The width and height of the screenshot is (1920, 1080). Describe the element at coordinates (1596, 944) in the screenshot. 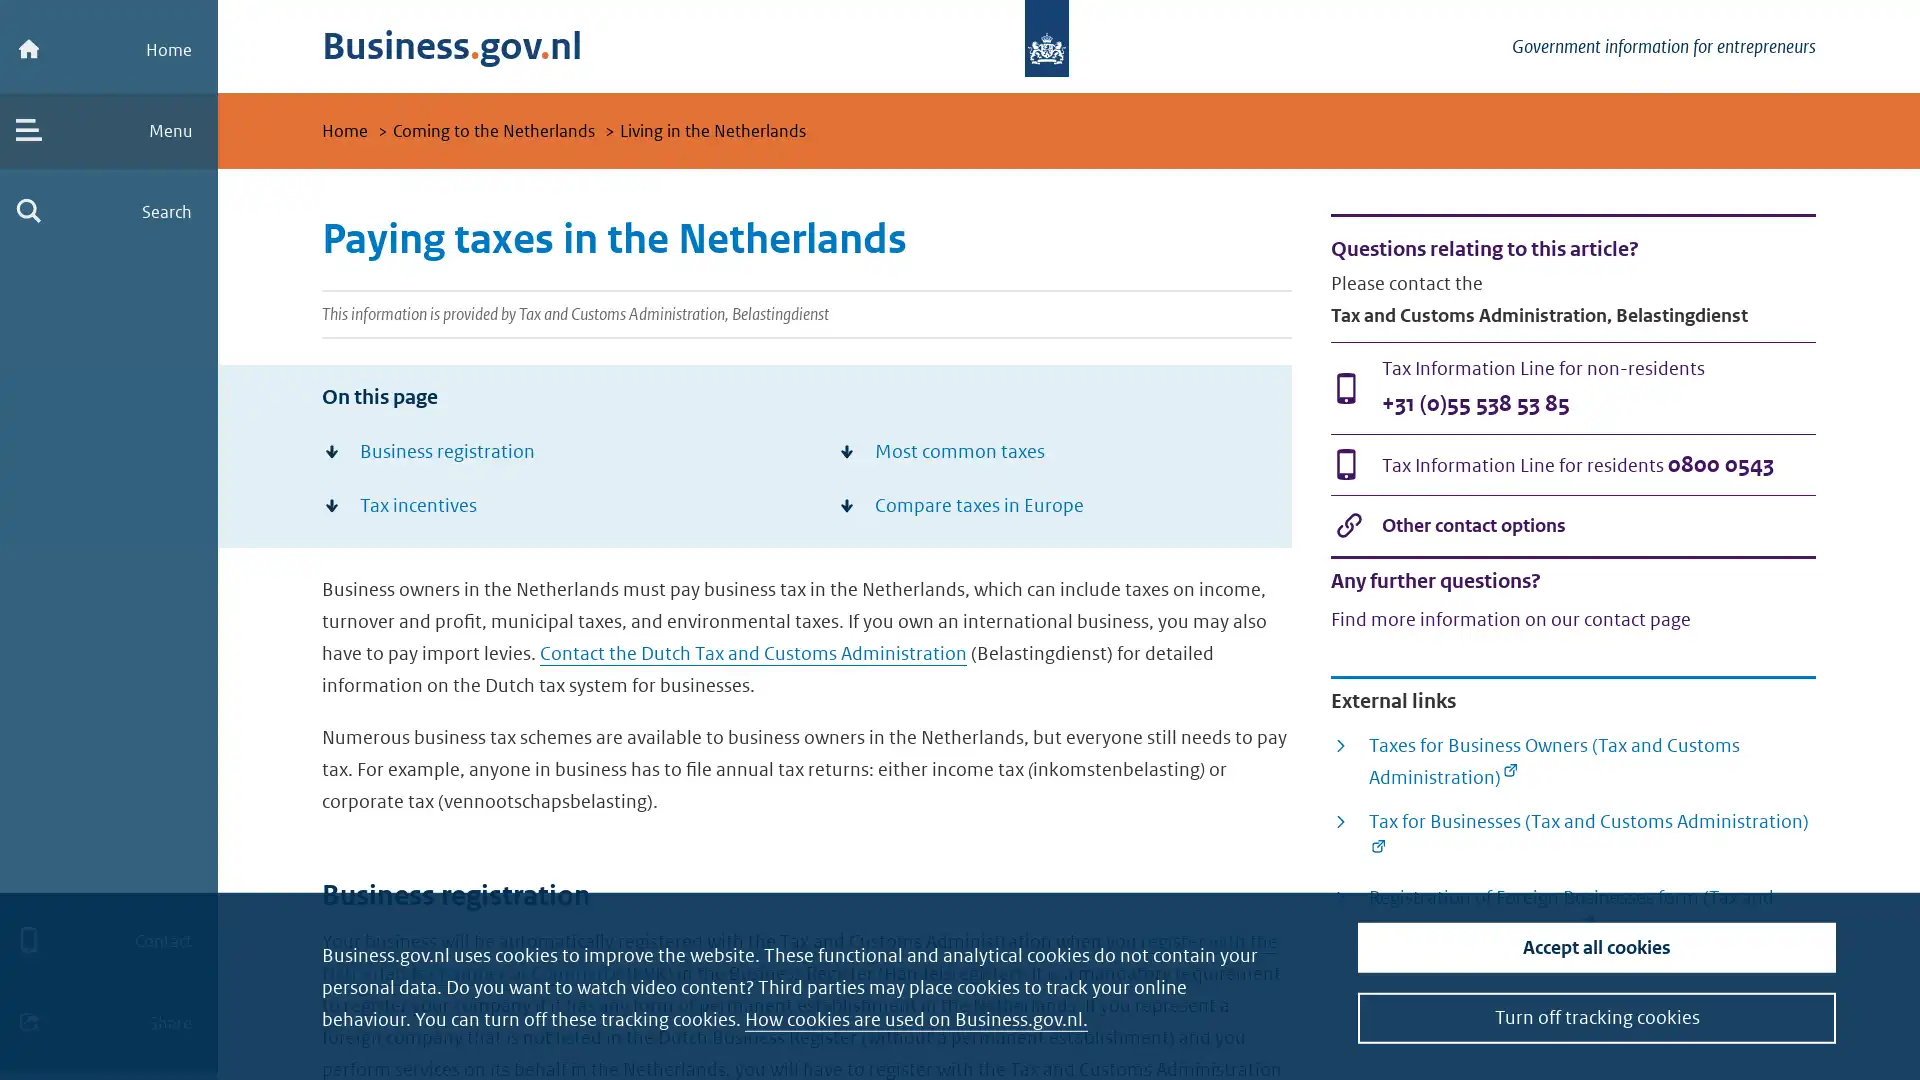

I see `Accept all cookies` at that location.